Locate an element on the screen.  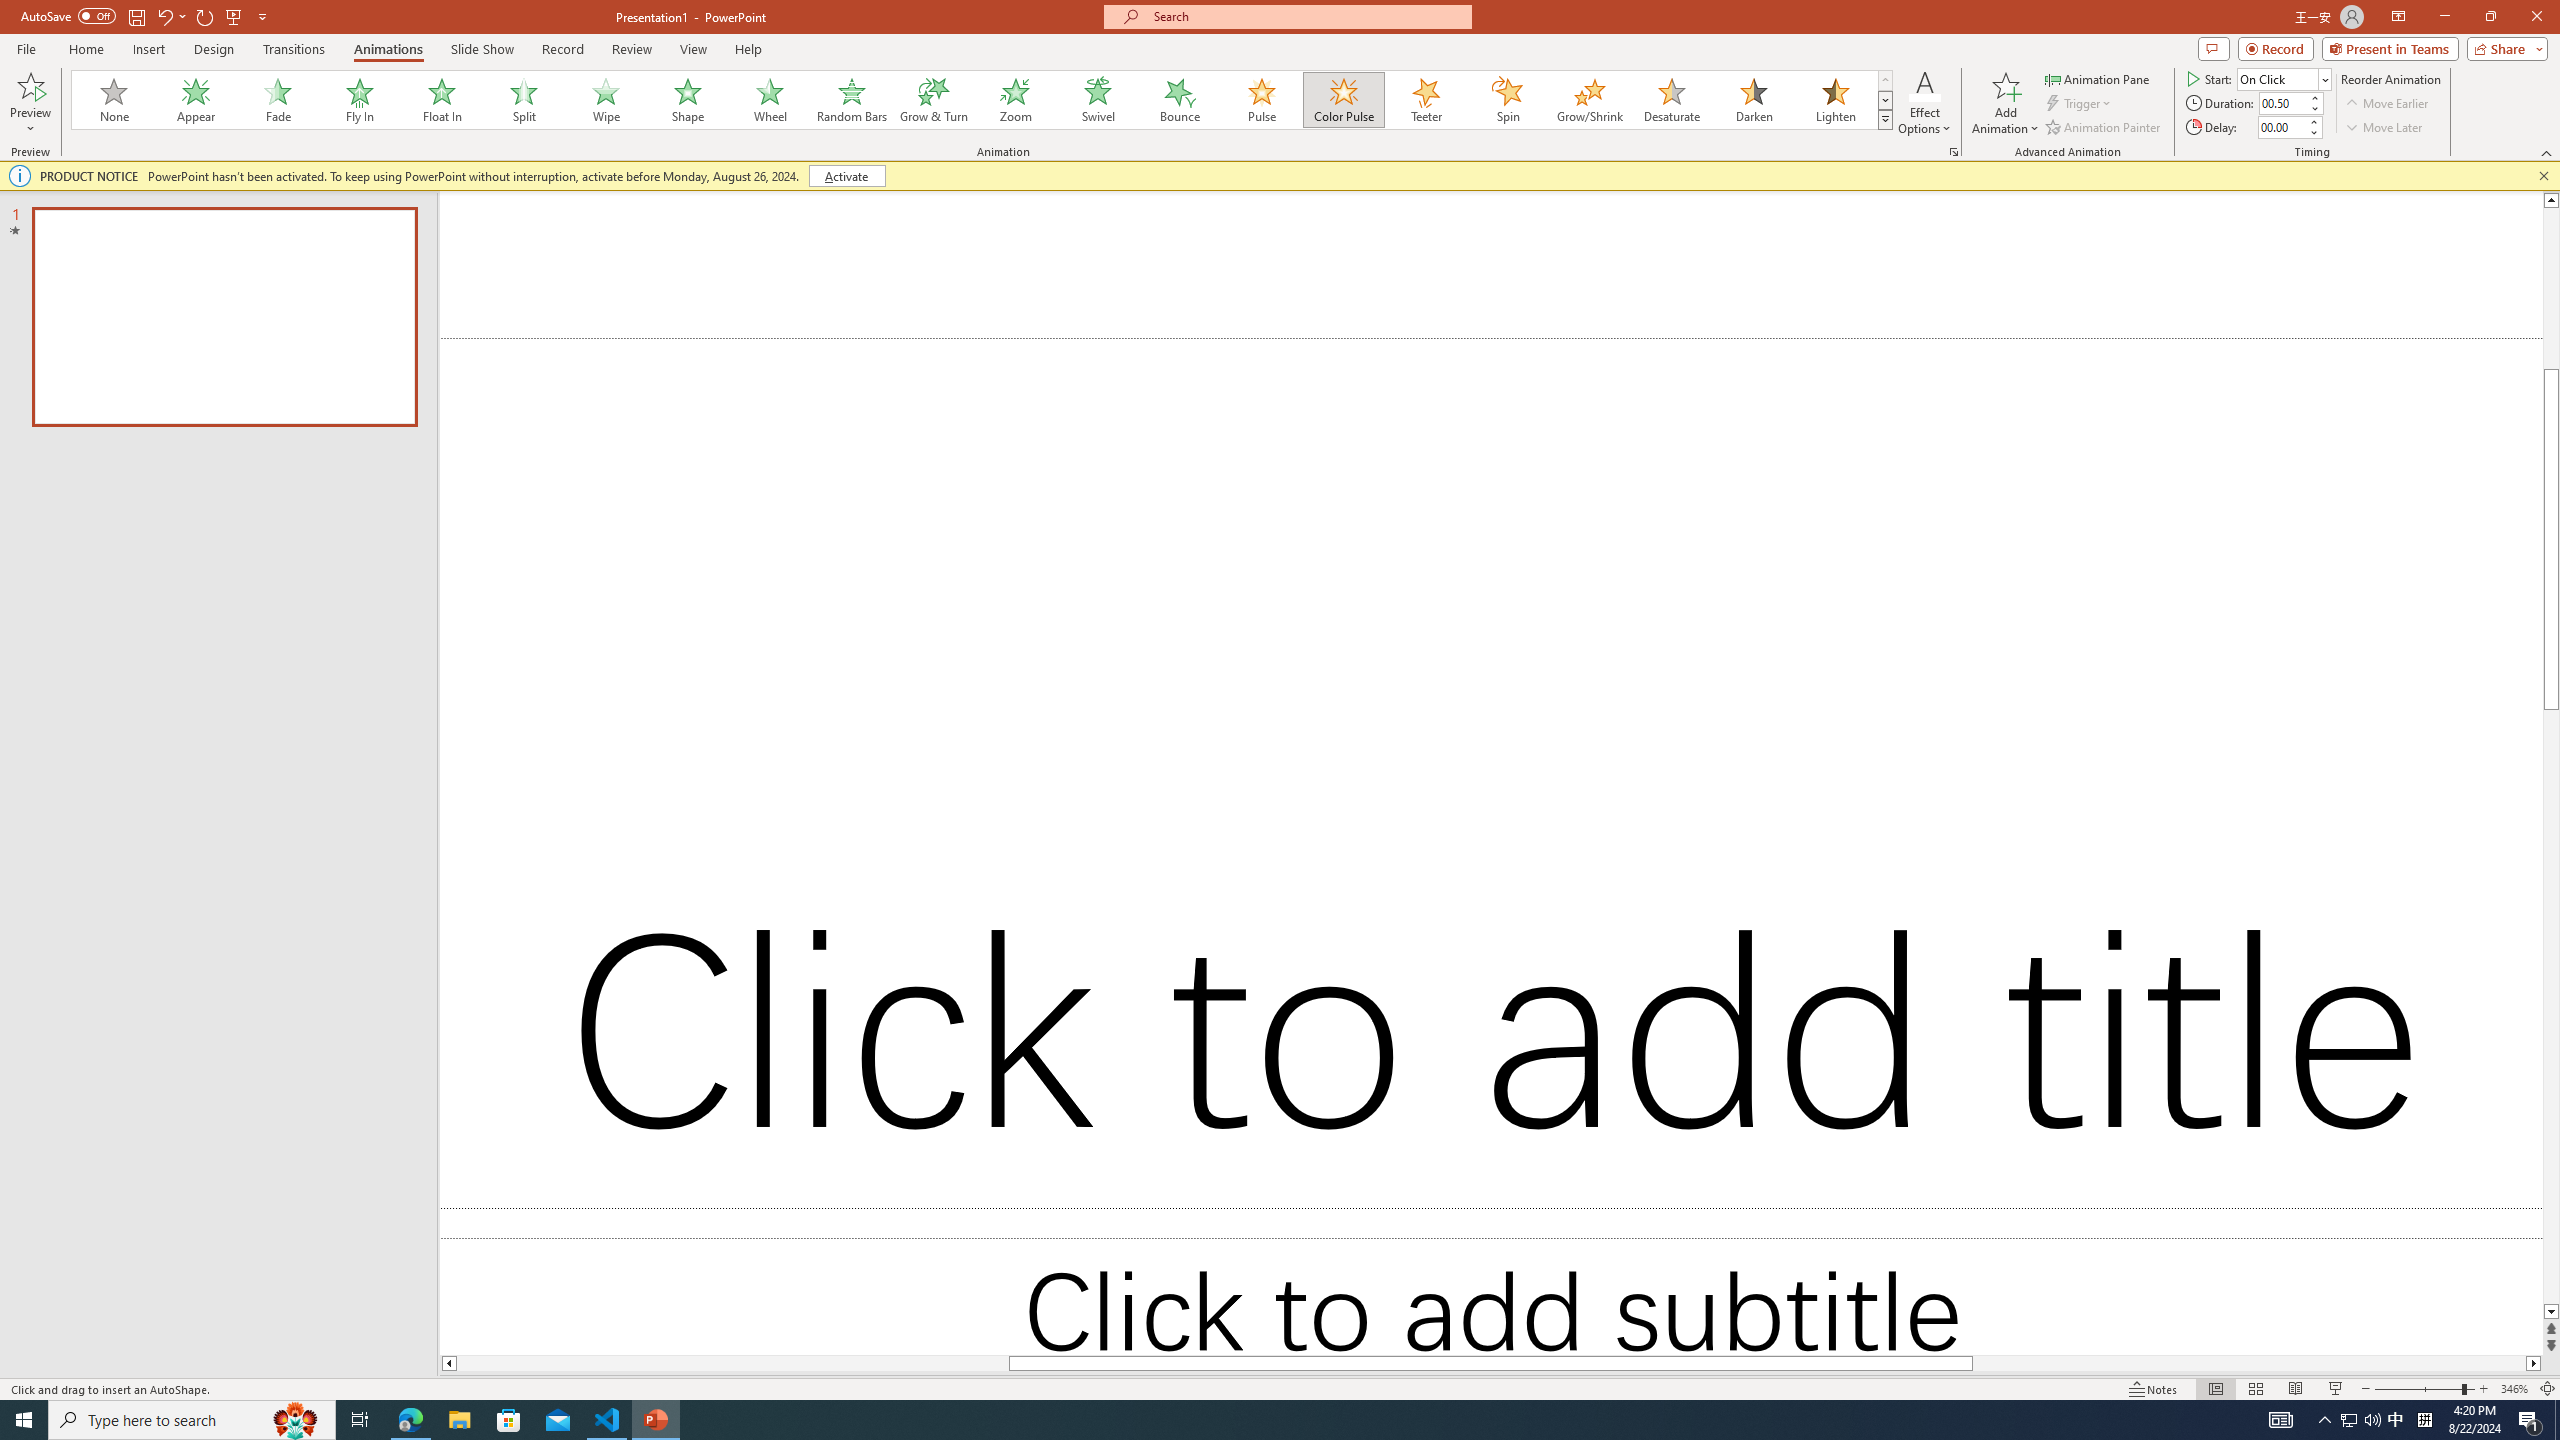
'AutomationID: AnimationGallery' is located at coordinates (982, 99).